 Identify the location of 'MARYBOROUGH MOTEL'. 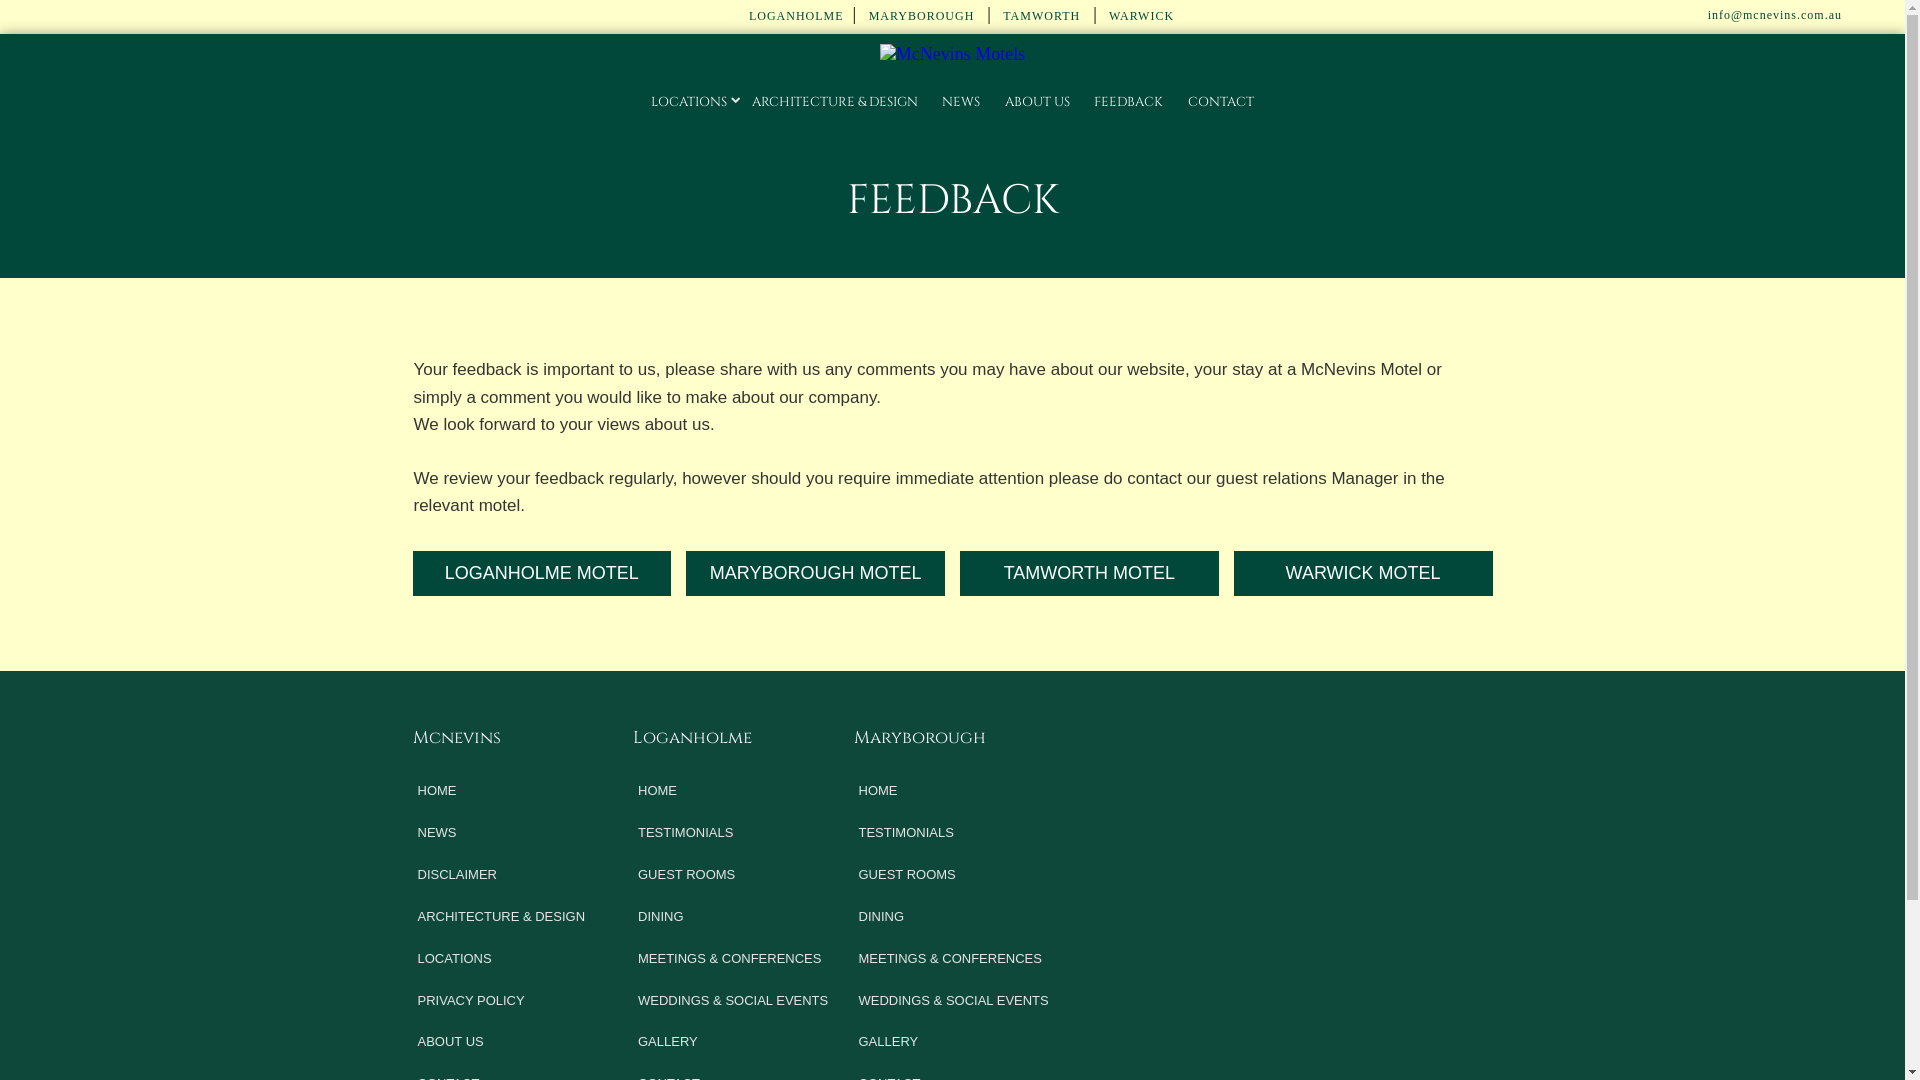
(815, 574).